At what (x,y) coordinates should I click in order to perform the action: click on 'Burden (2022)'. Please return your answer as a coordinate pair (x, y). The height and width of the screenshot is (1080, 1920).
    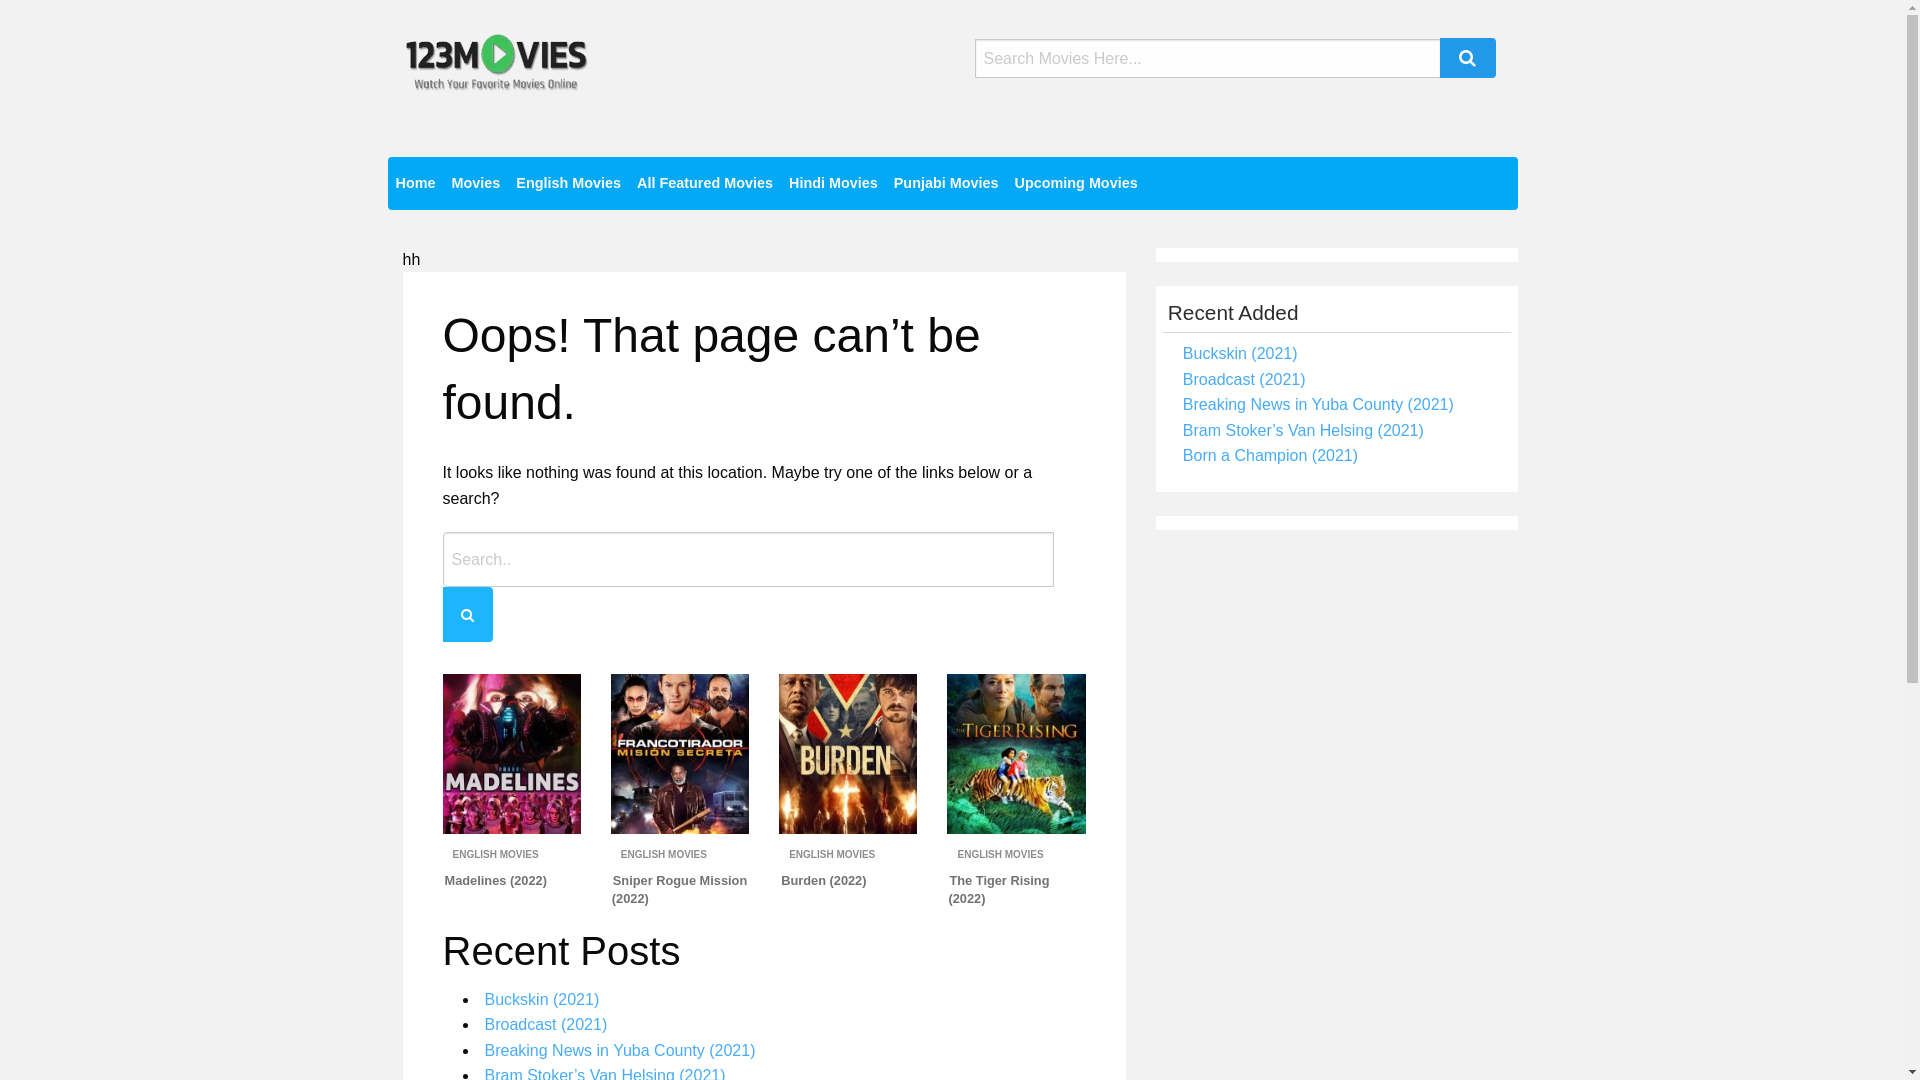
    Looking at the image, I should click on (823, 879).